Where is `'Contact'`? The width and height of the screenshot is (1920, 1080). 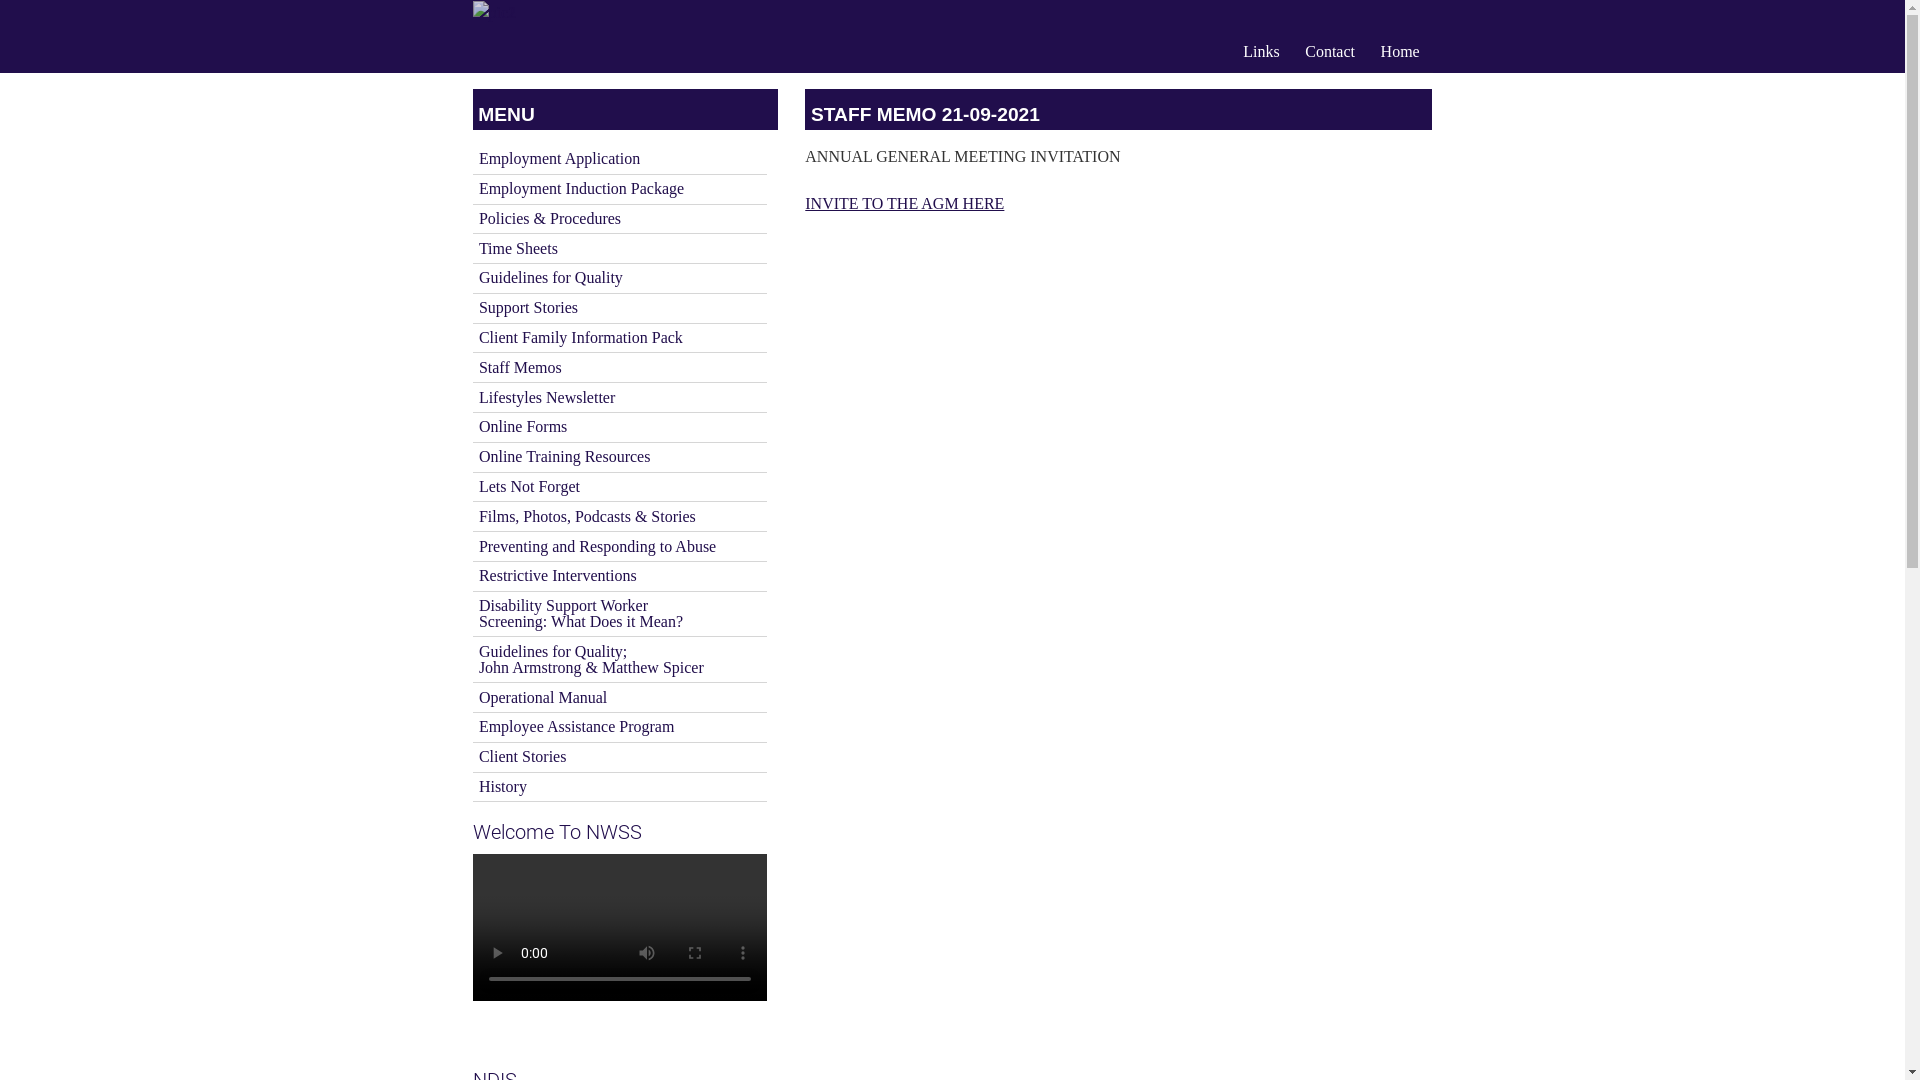
'Contact' is located at coordinates (1329, 50).